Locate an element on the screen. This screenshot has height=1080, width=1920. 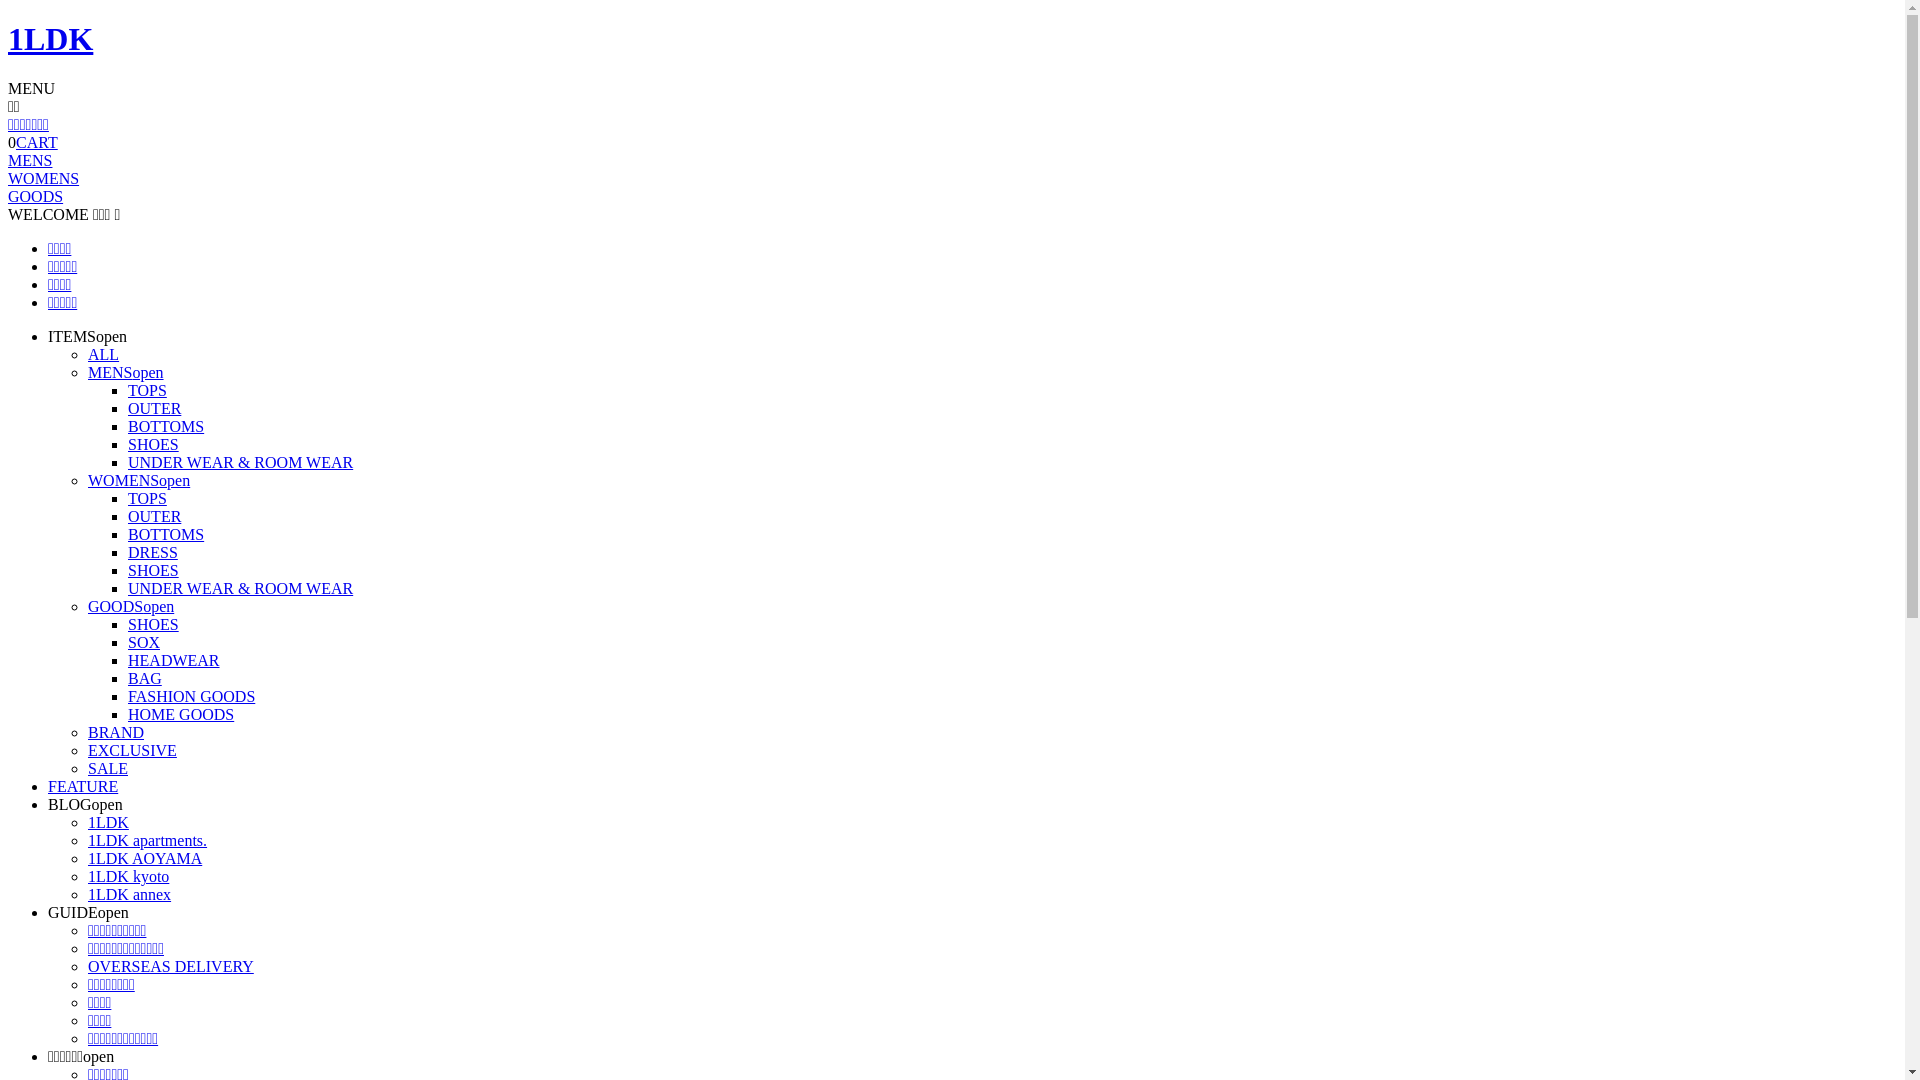
'SHOES' is located at coordinates (127, 570).